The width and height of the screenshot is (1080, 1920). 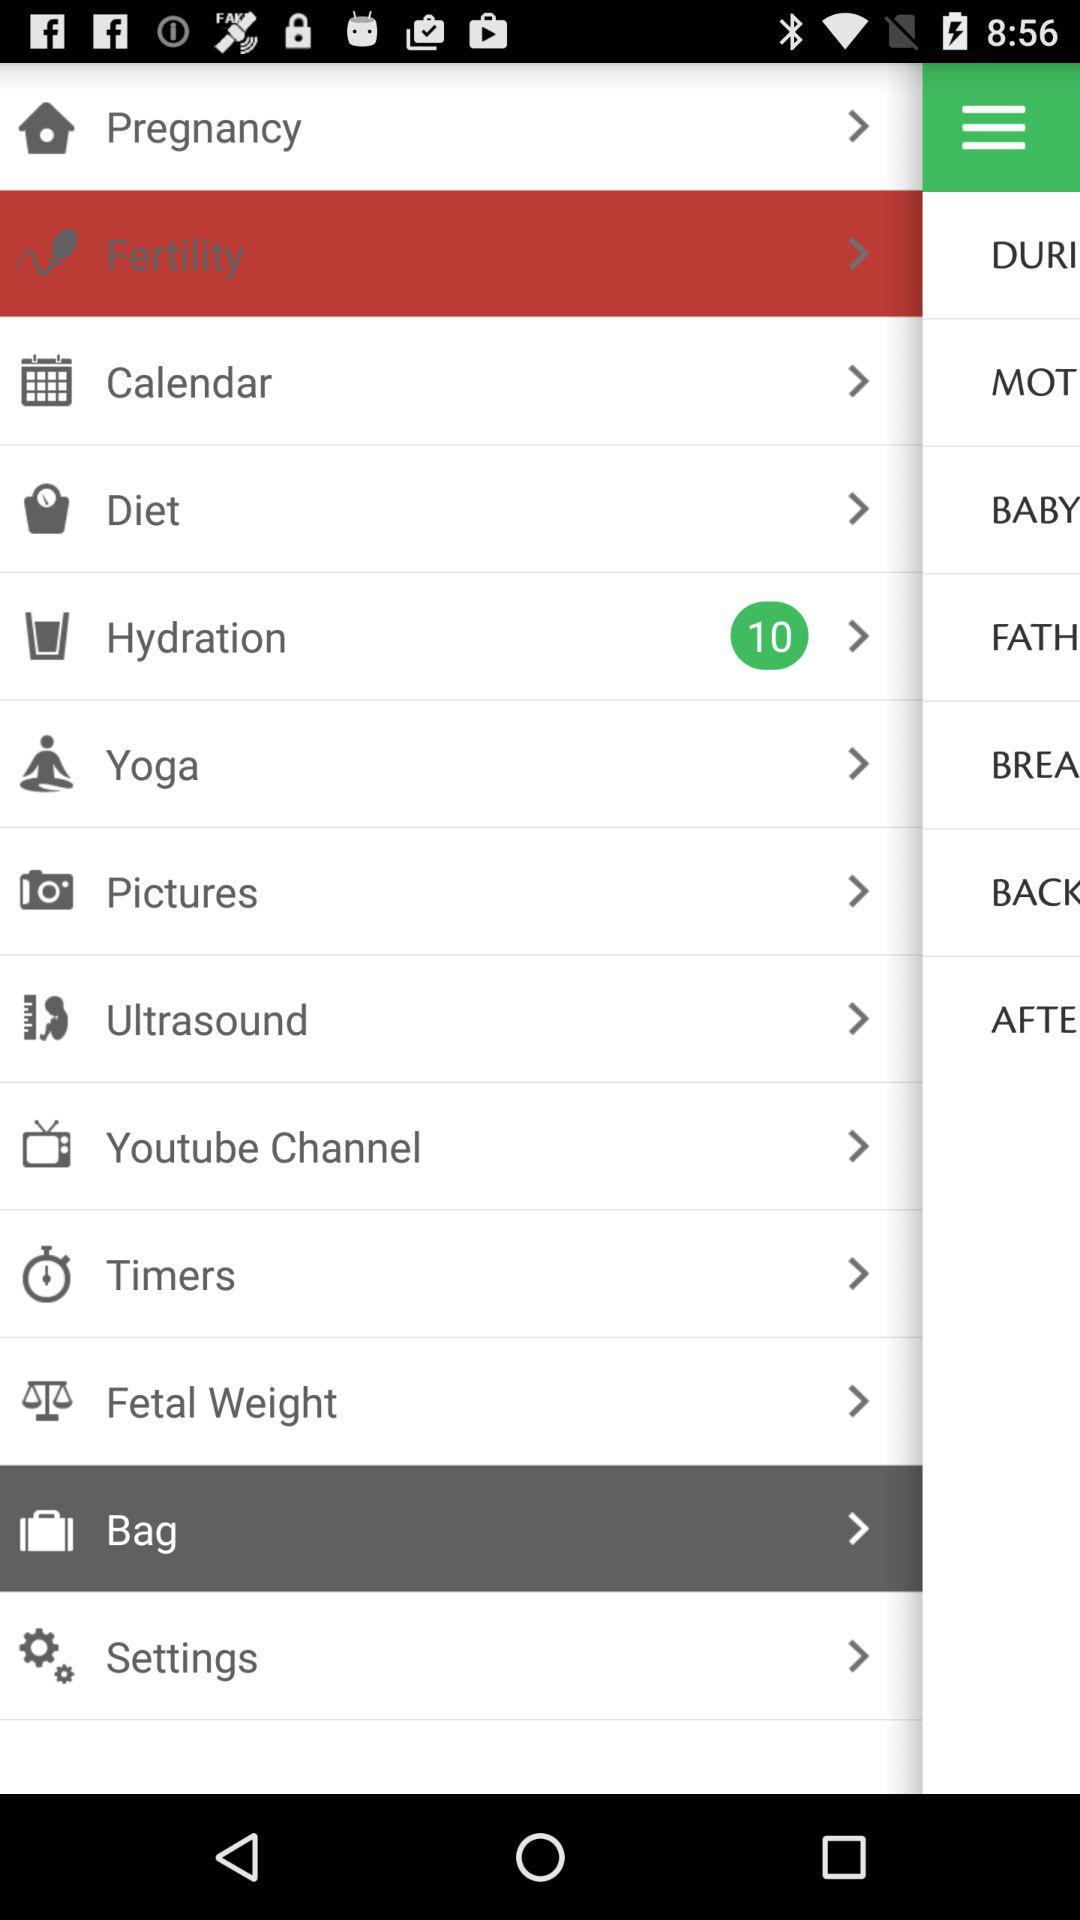 I want to click on the item below the youtube channel item, so click(x=457, y=1272).